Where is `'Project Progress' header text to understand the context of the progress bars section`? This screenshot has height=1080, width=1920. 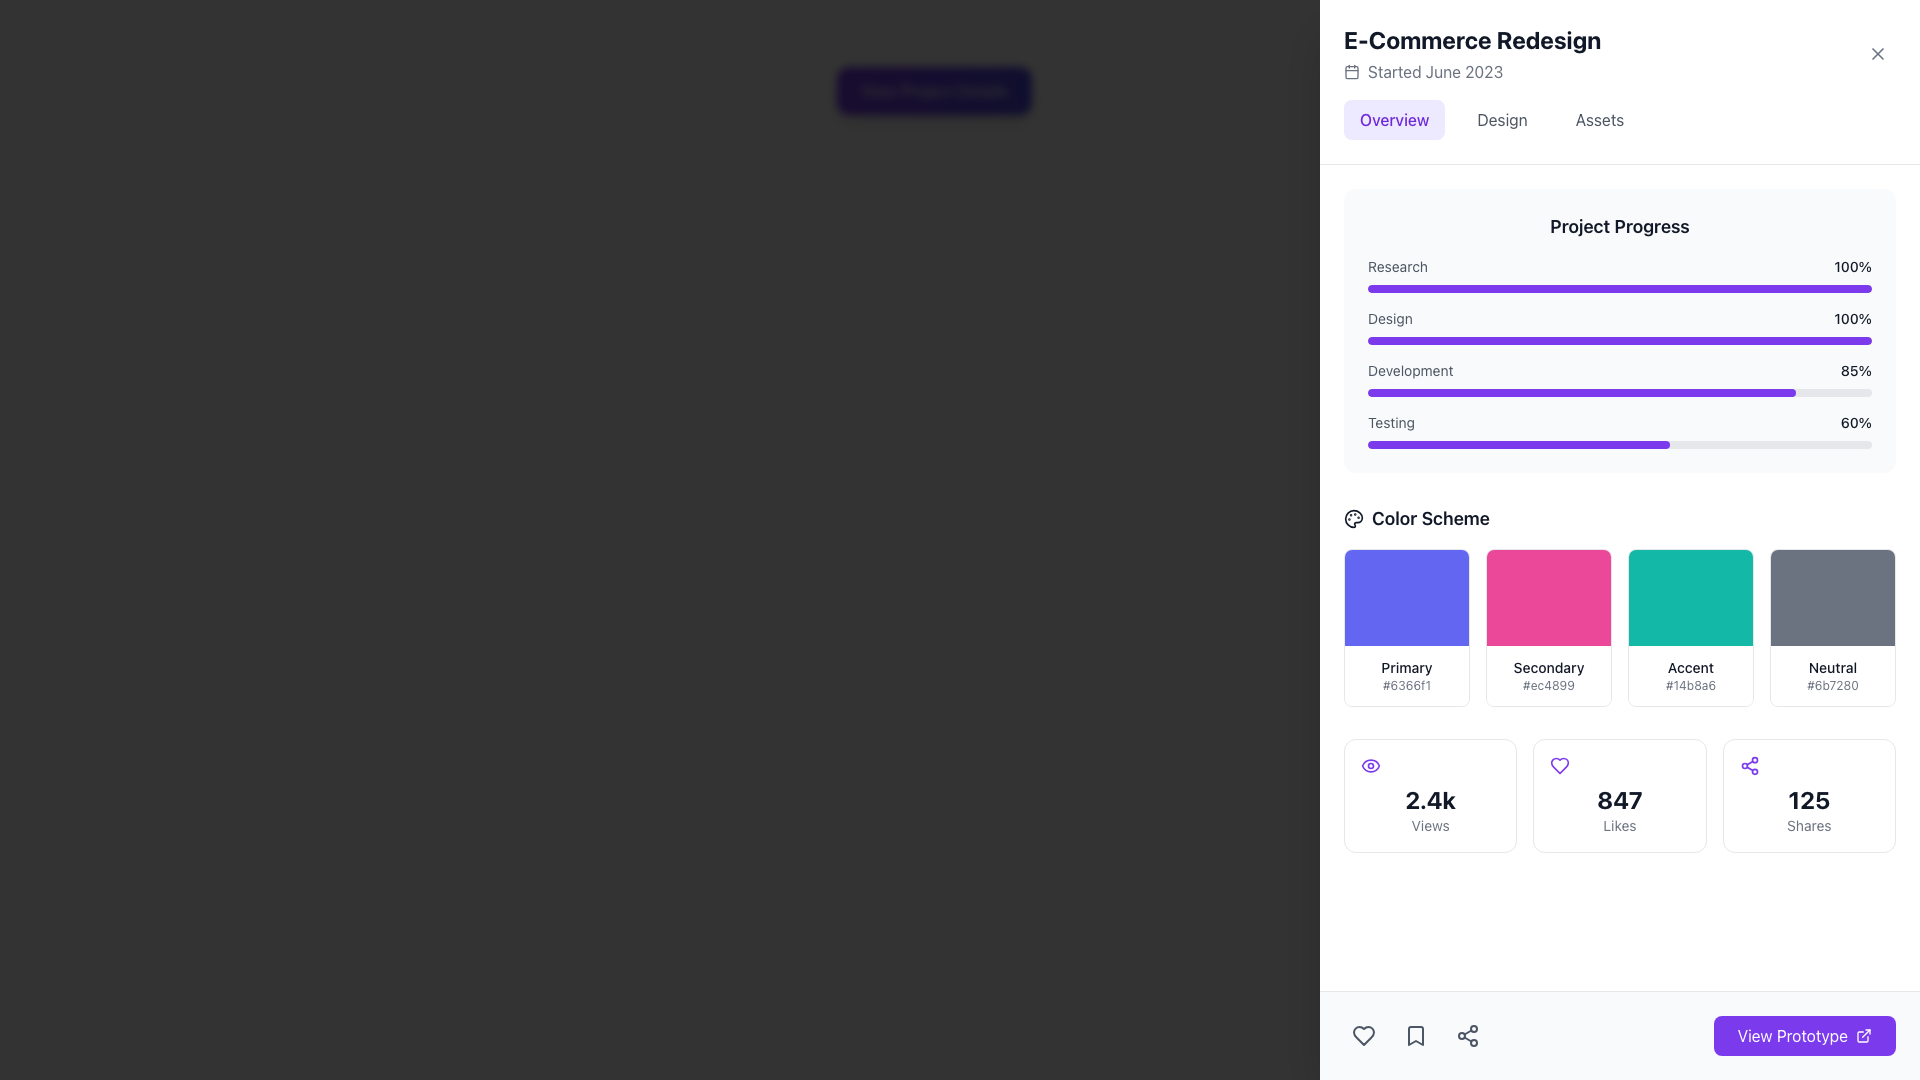
'Project Progress' header text to understand the context of the progress bars section is located at coordinates (1620, 226).